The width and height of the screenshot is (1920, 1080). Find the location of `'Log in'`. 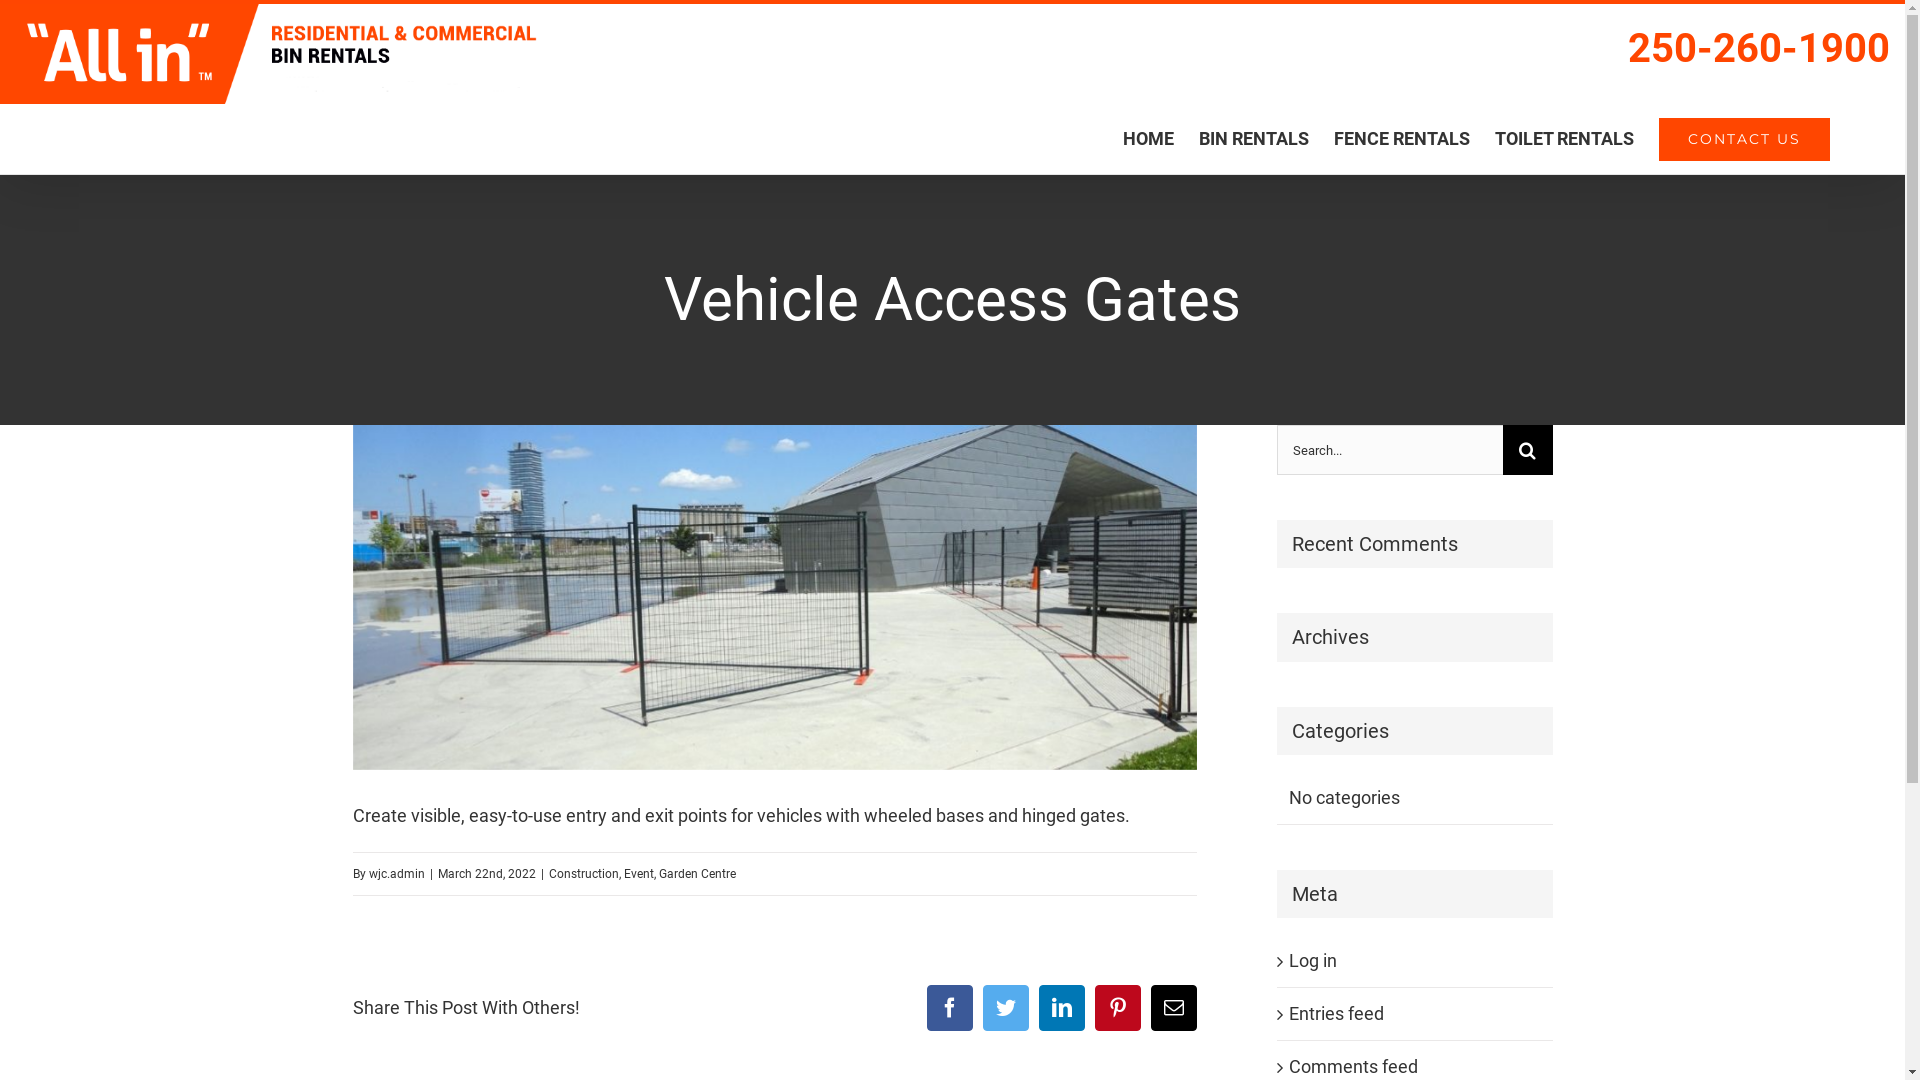

'Log in' is located at coordinates (1311, 959).